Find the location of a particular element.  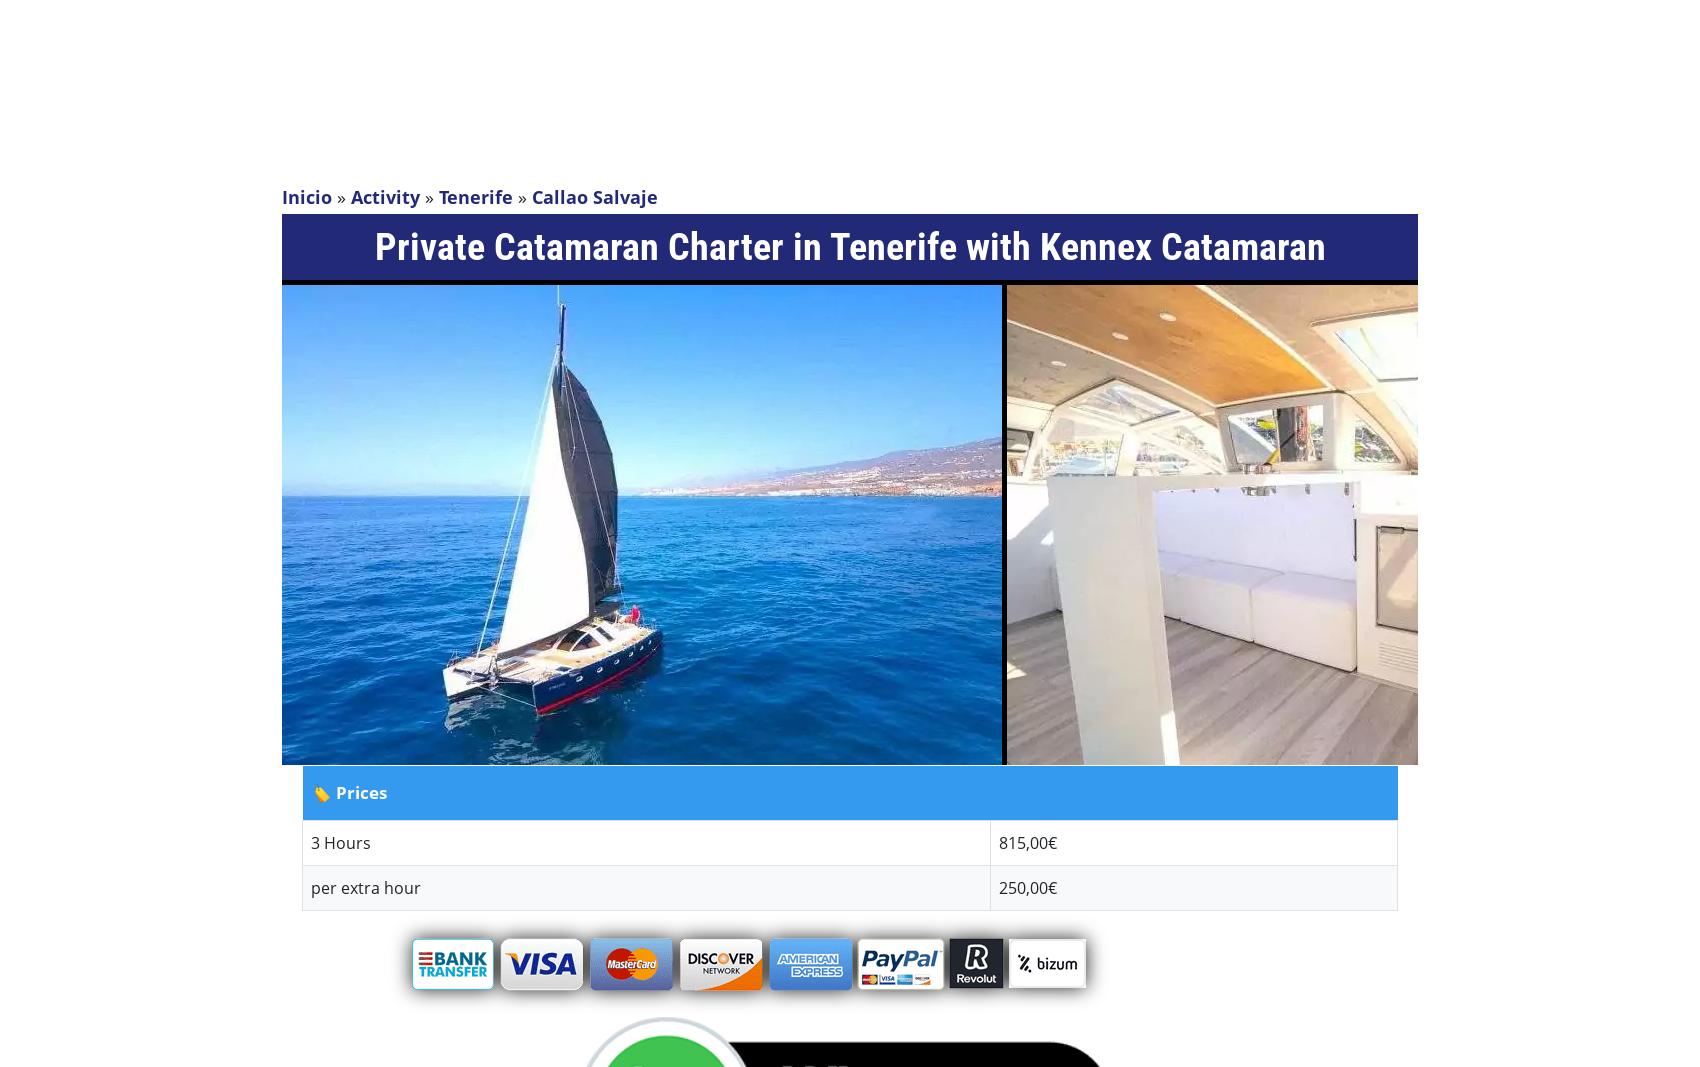

'the' is located at coordinates (1011, 167).